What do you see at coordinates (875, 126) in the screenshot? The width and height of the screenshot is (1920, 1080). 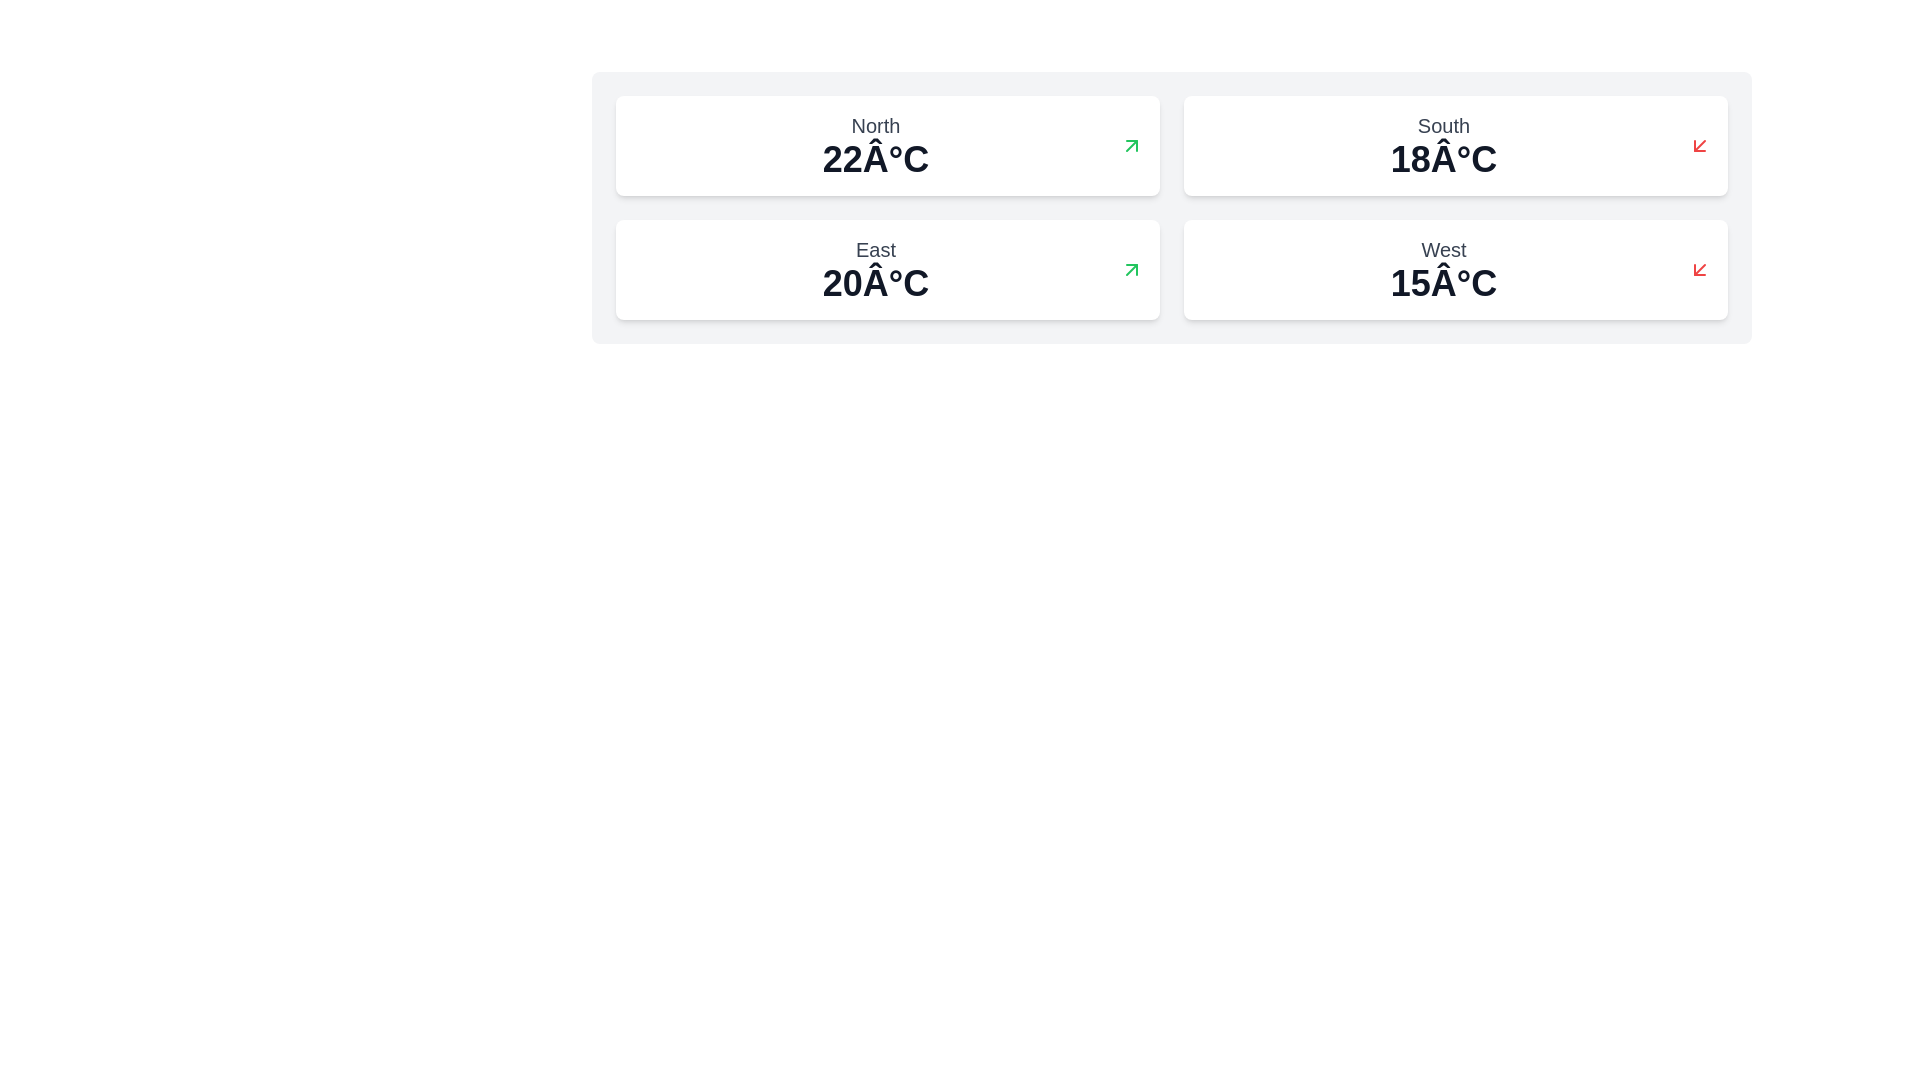 I see `the 'North' label, which is a gray text element displayed in a medium-large font size, positioned above the '22°C' temperature display within a card in the top-left corner of a 2x2 grid layout` at bounding box center [875, 126].